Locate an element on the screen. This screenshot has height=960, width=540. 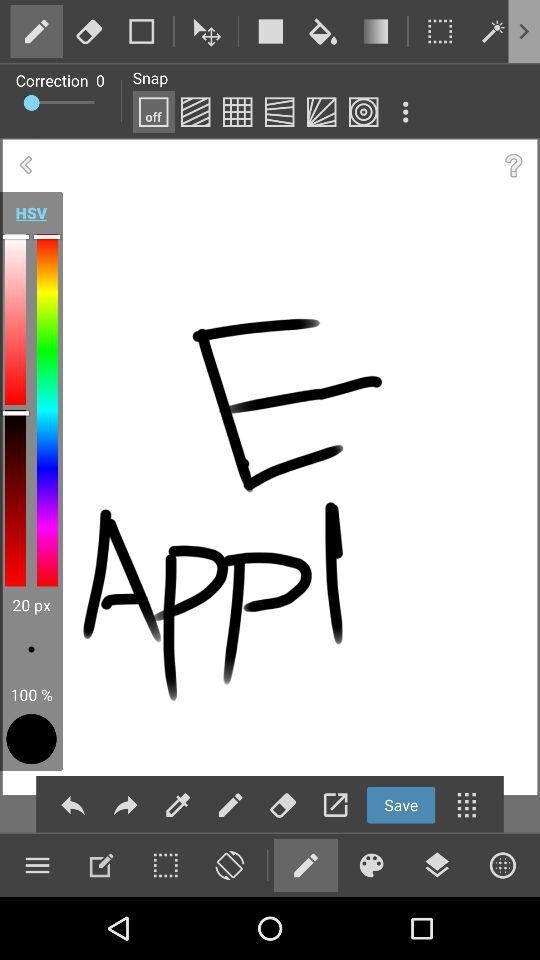
the edit icon is located at coordinates (305, 864).